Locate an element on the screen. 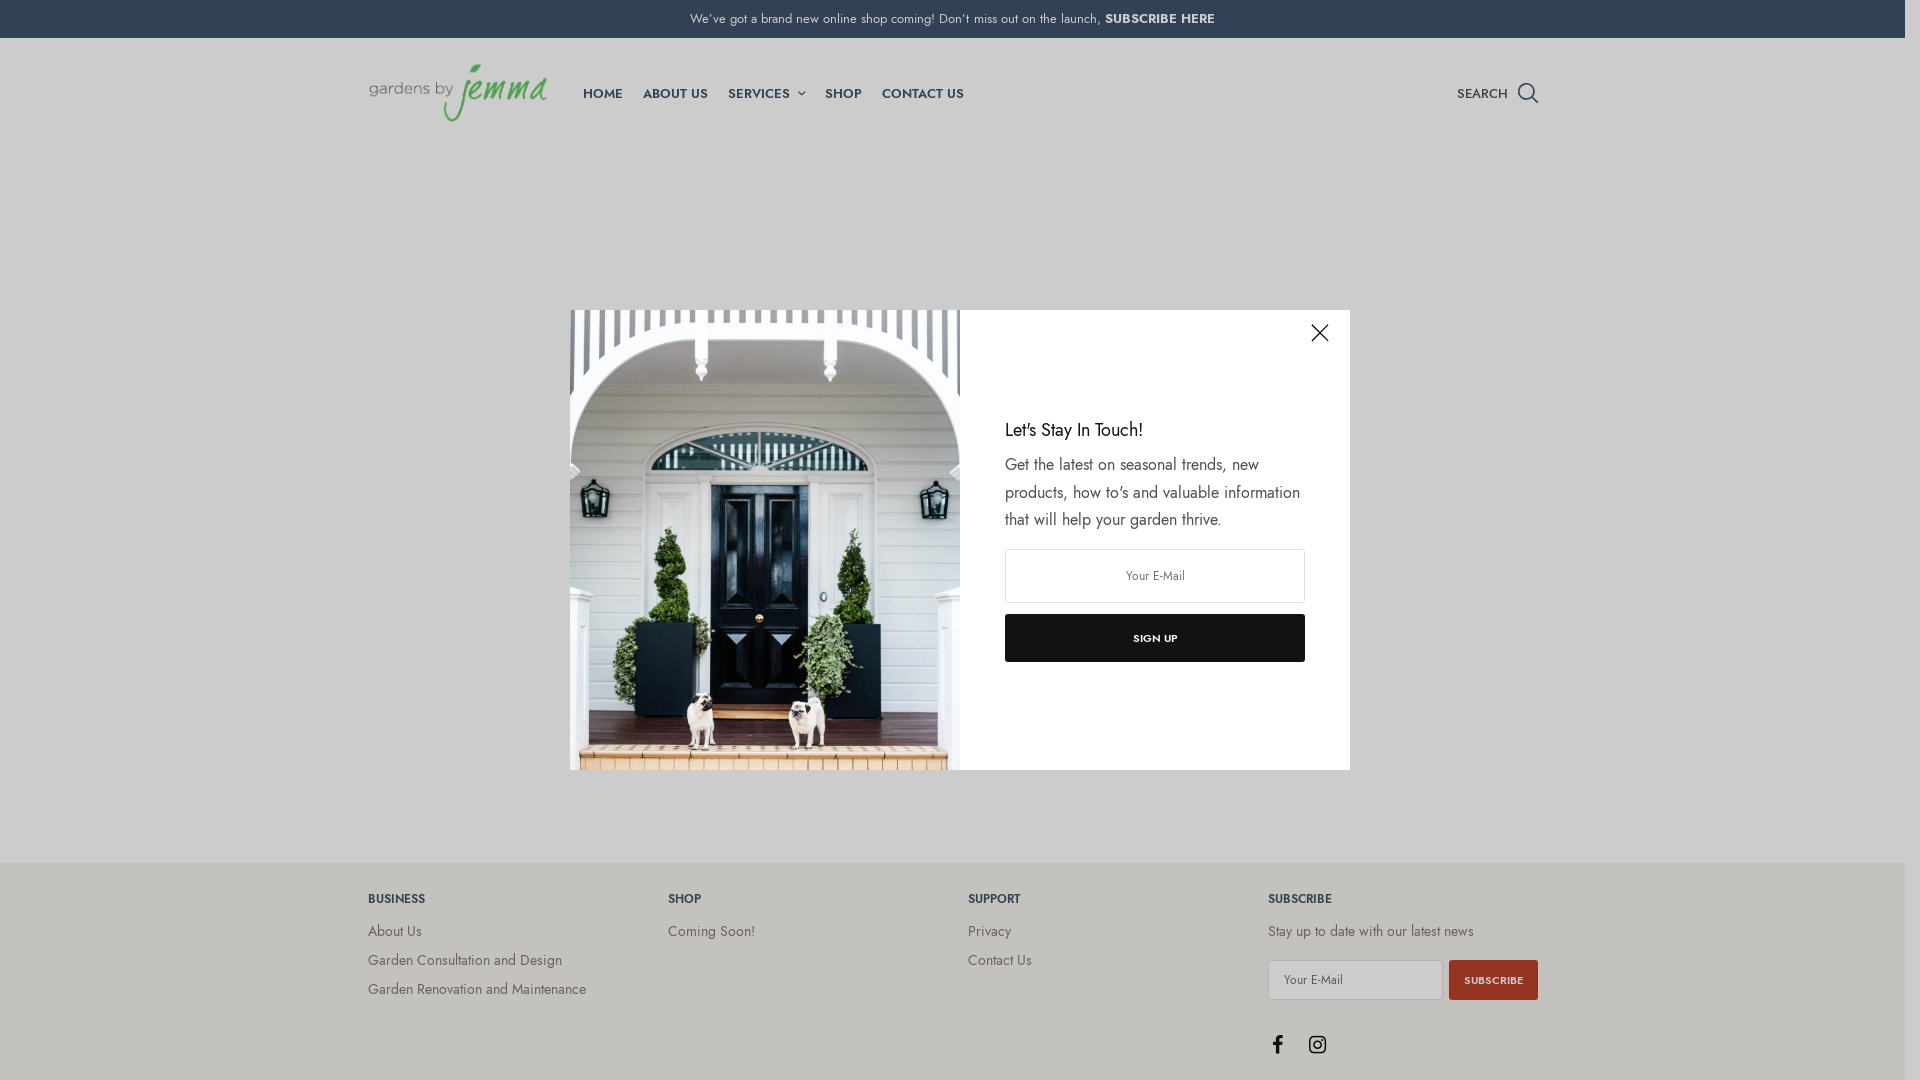 The image size is (1920, 1080). 'About Us' is located at coordinates (368, 930).